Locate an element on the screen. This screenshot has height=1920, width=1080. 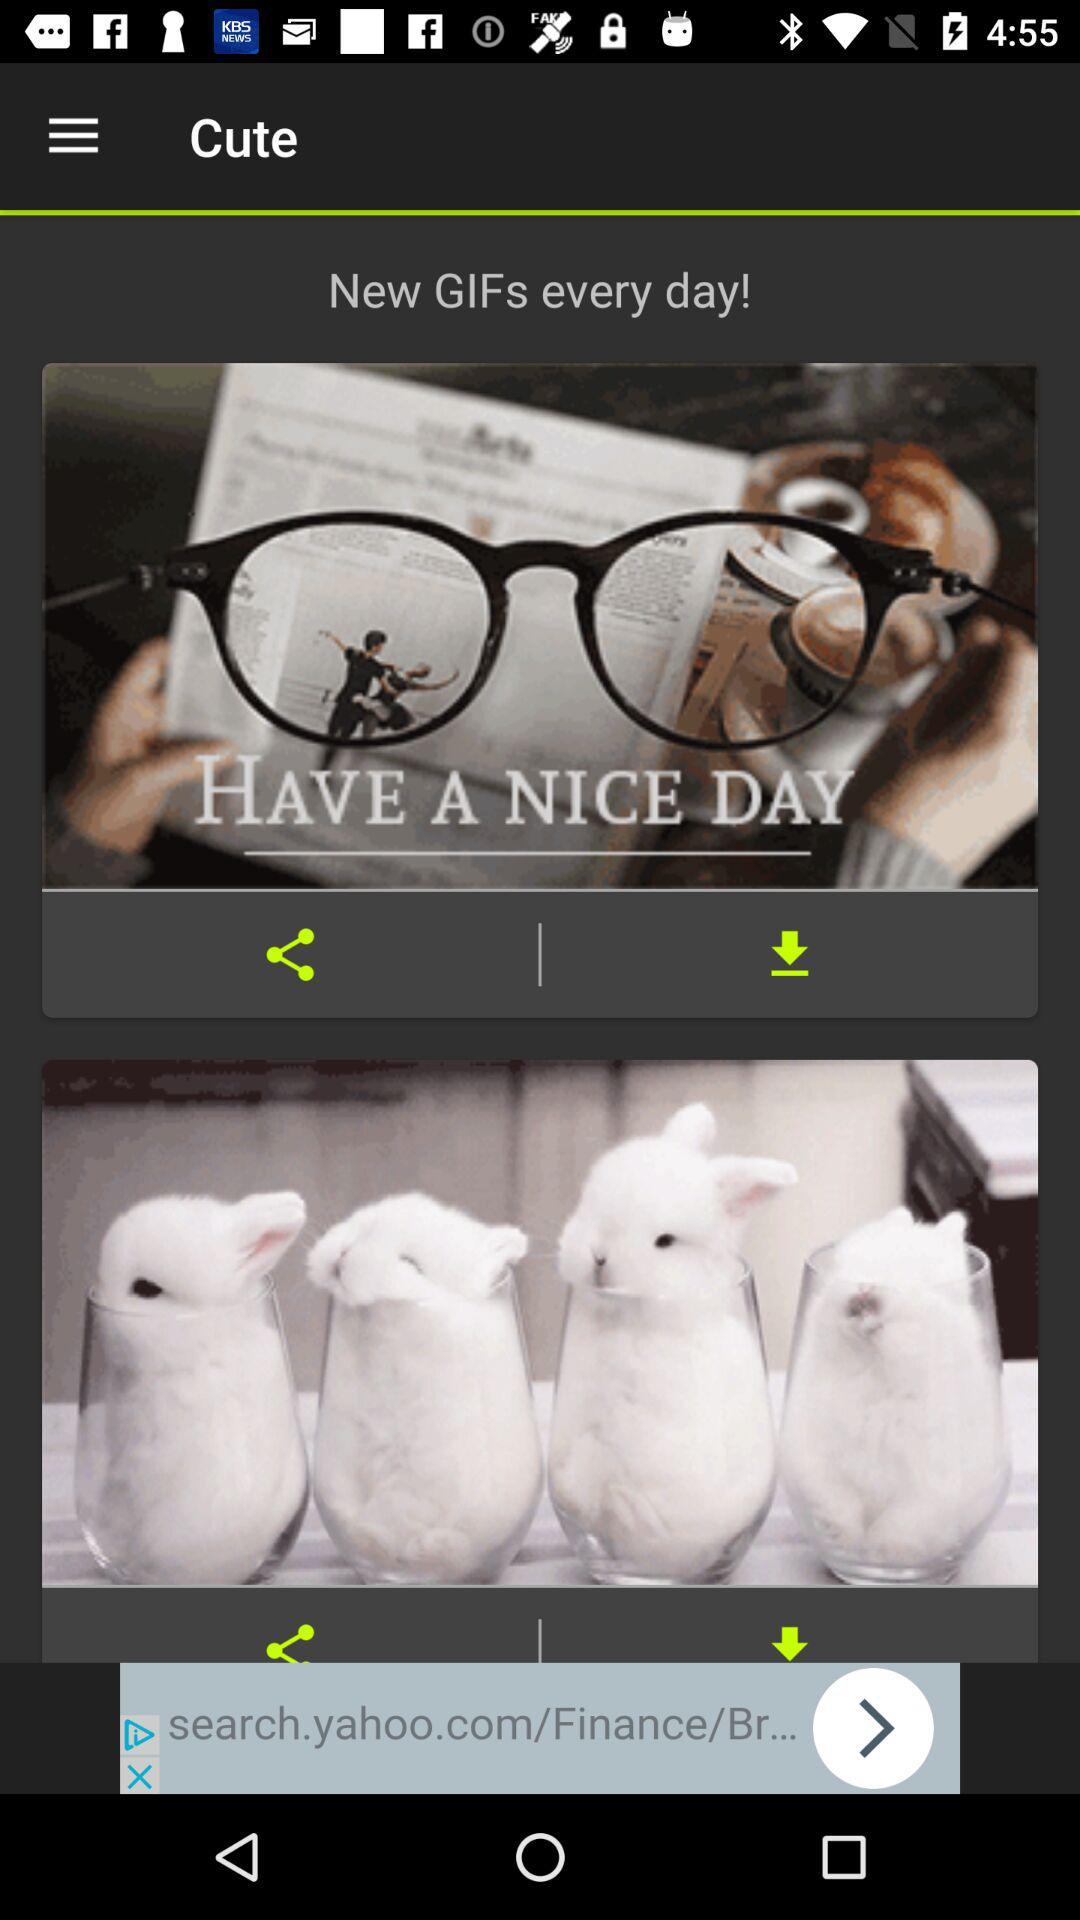
download is located at coordinates (788, 953).